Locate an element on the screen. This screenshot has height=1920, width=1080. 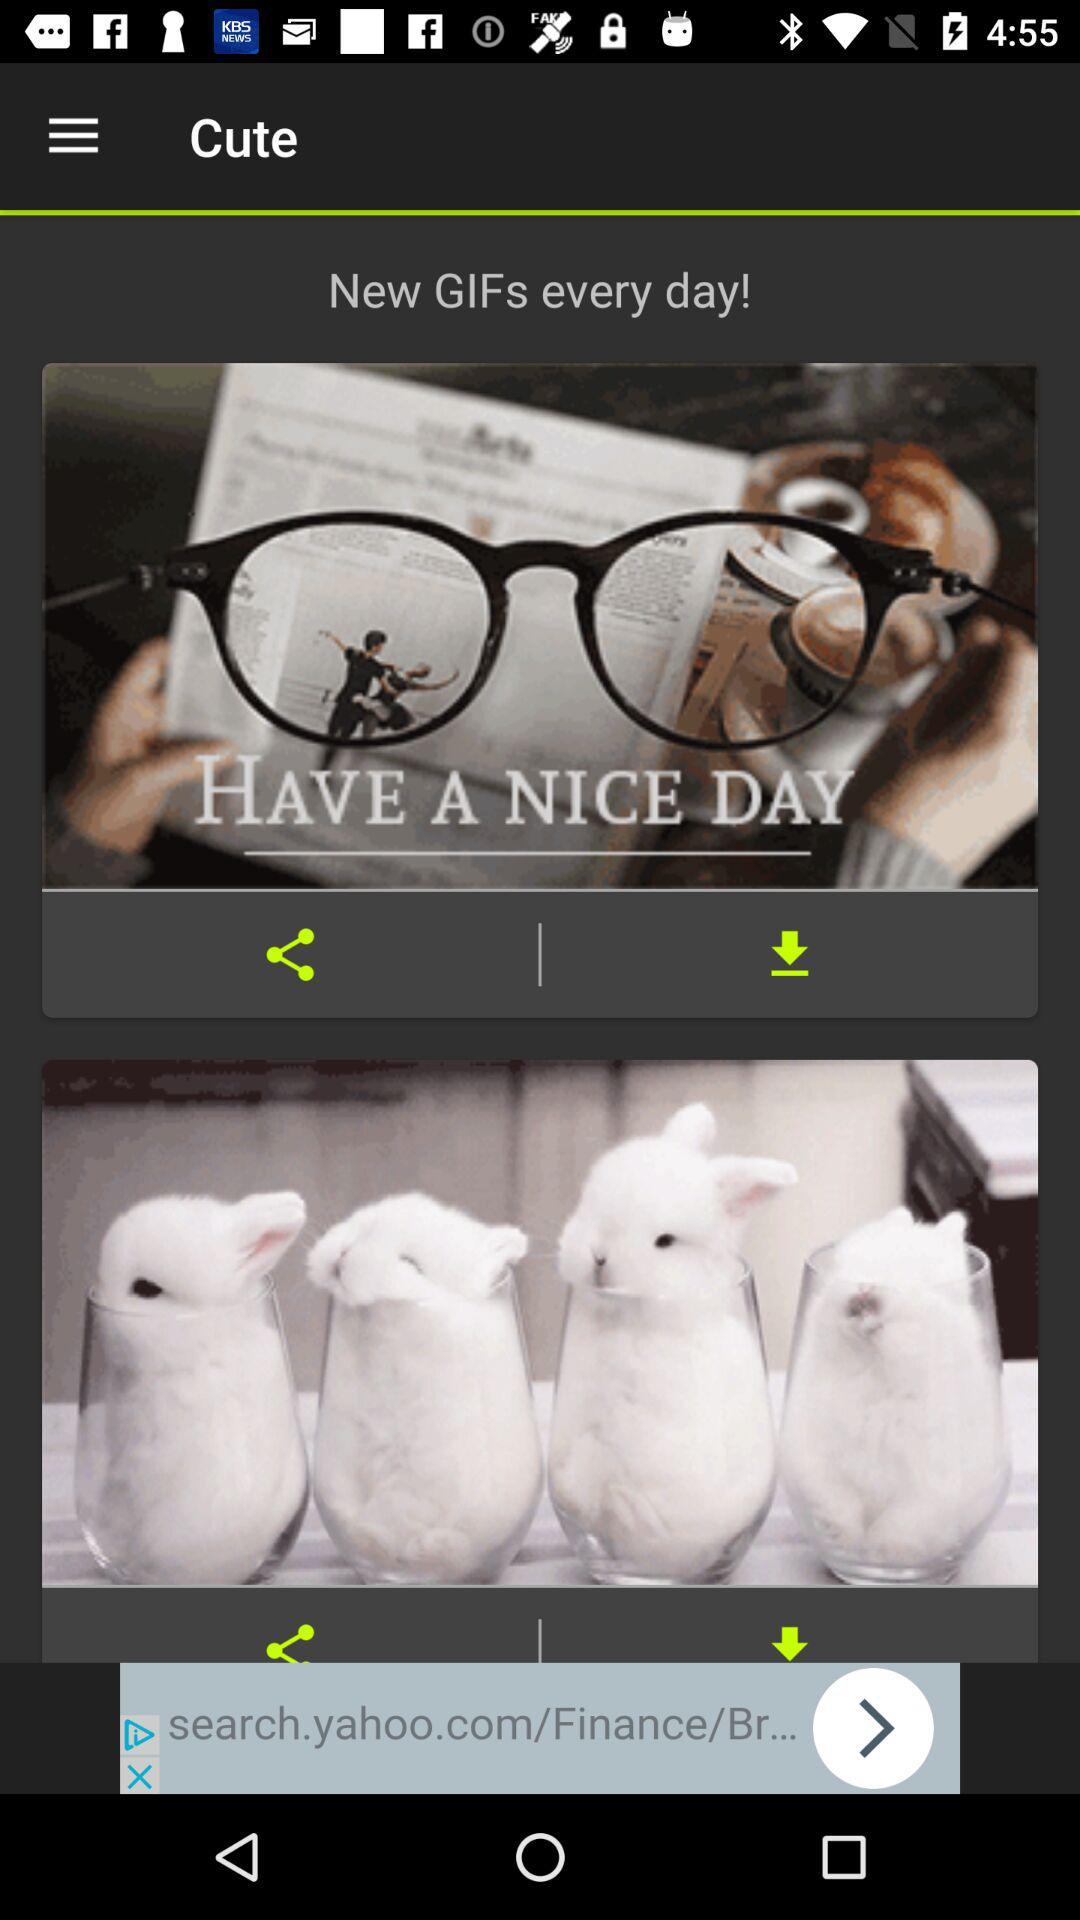
download is located at coordinates (788, 953).